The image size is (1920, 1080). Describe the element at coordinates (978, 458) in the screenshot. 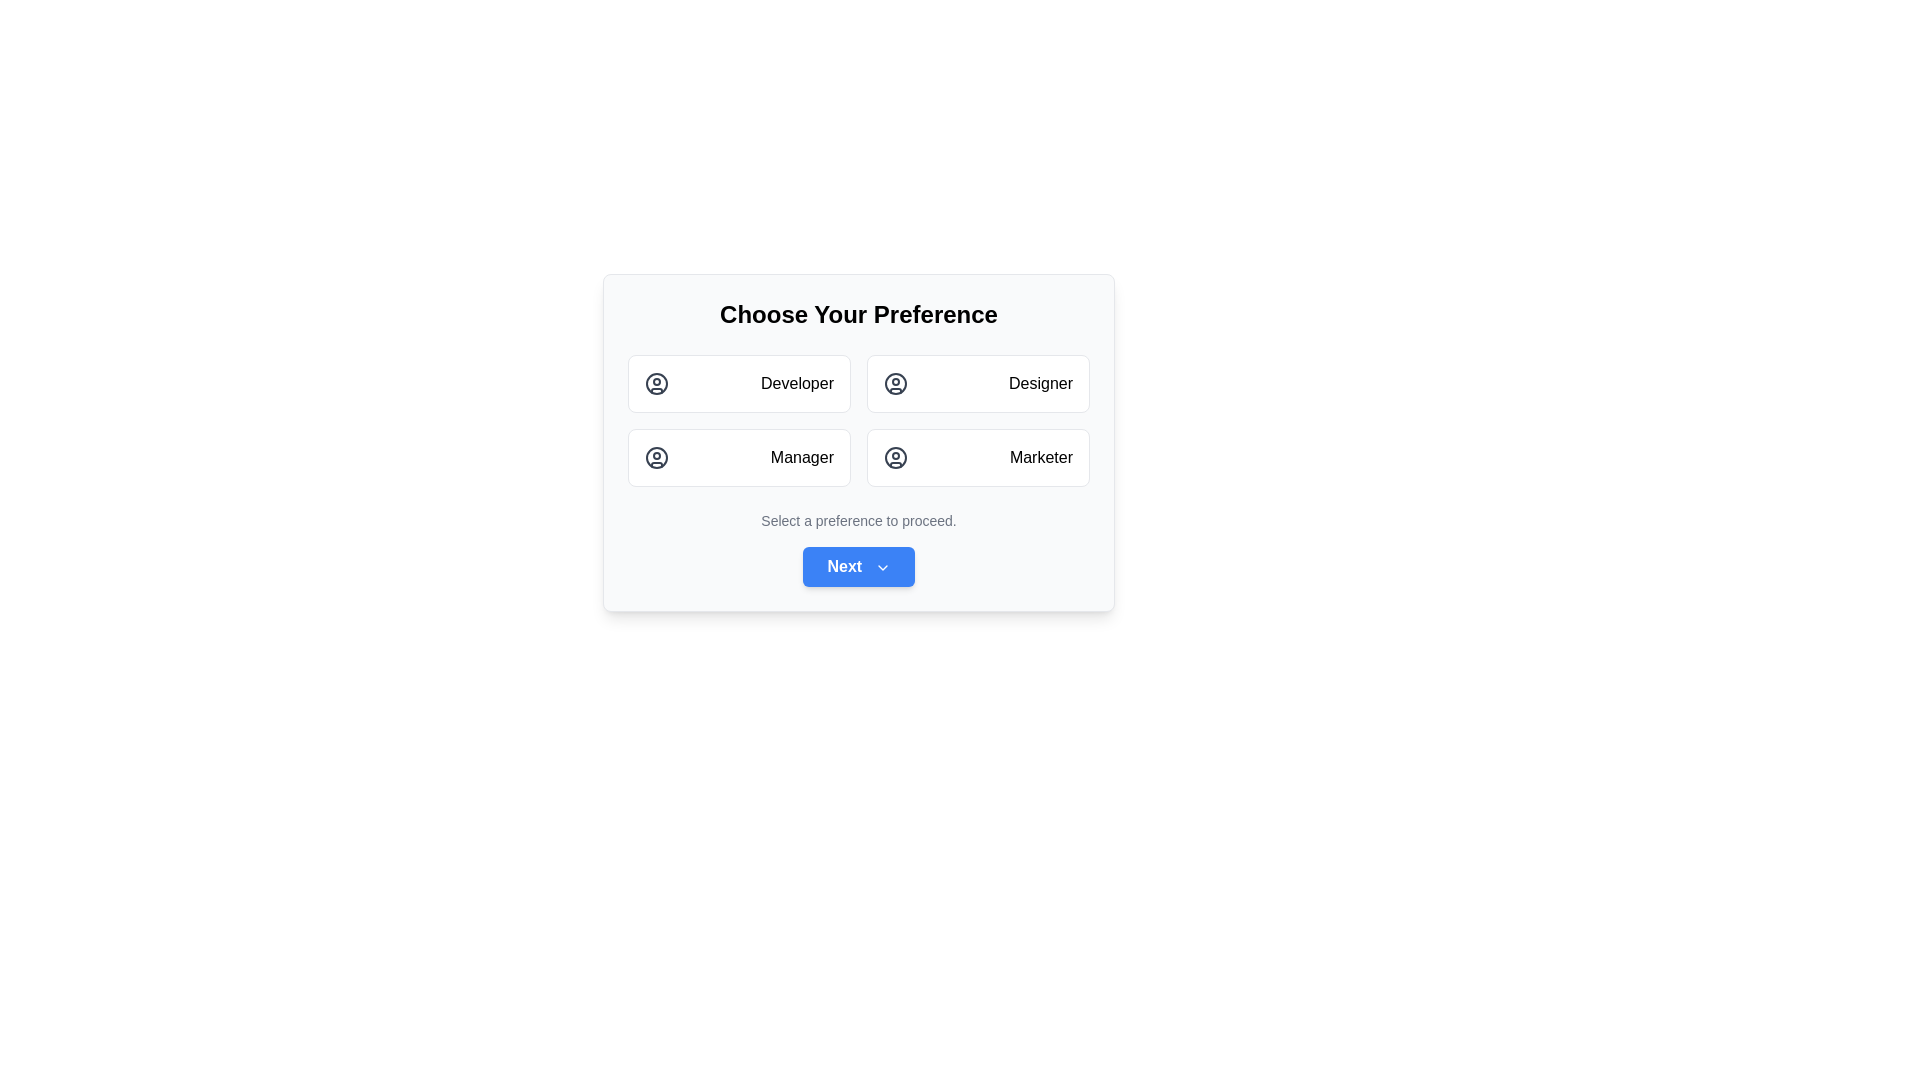

I see `the rectangular button with rounded corners labeled 'Marketer'` at that location.